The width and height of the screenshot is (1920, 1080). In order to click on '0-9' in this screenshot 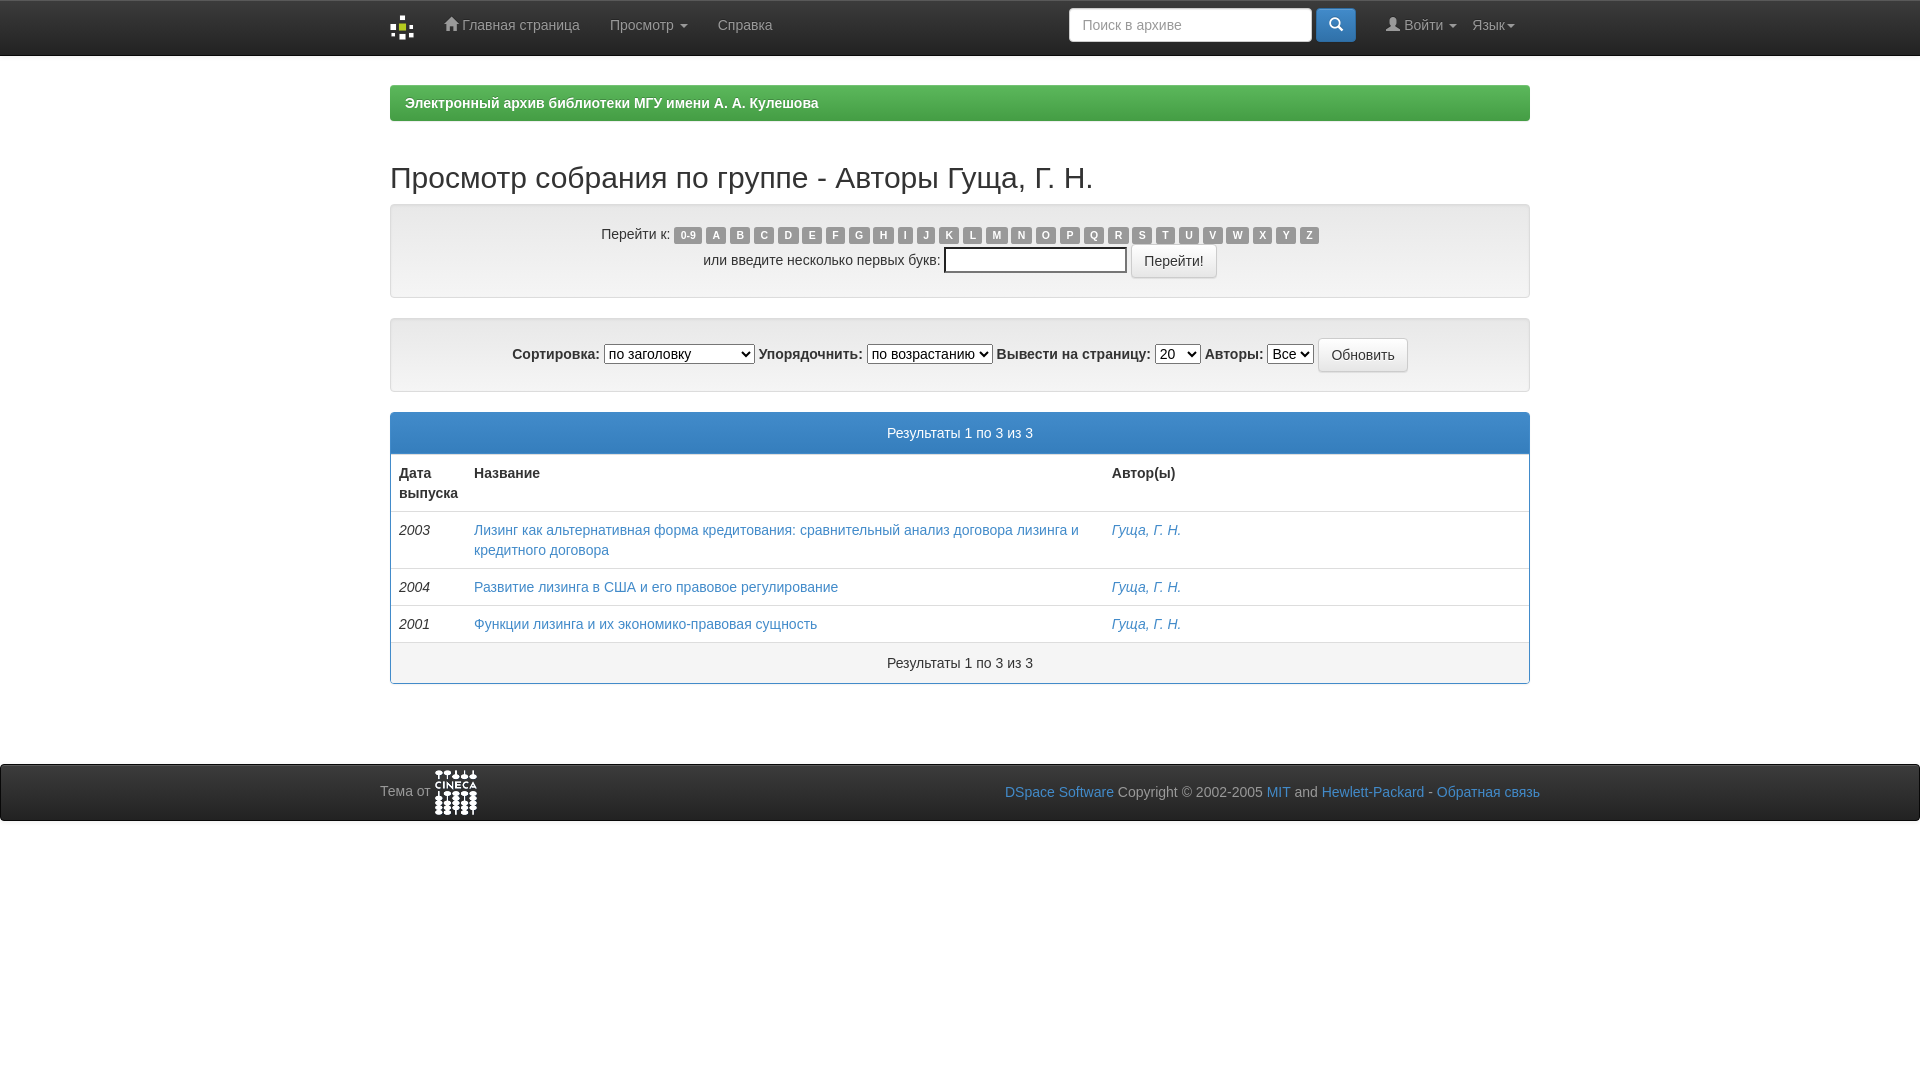, I will do `click(687, 234)`.